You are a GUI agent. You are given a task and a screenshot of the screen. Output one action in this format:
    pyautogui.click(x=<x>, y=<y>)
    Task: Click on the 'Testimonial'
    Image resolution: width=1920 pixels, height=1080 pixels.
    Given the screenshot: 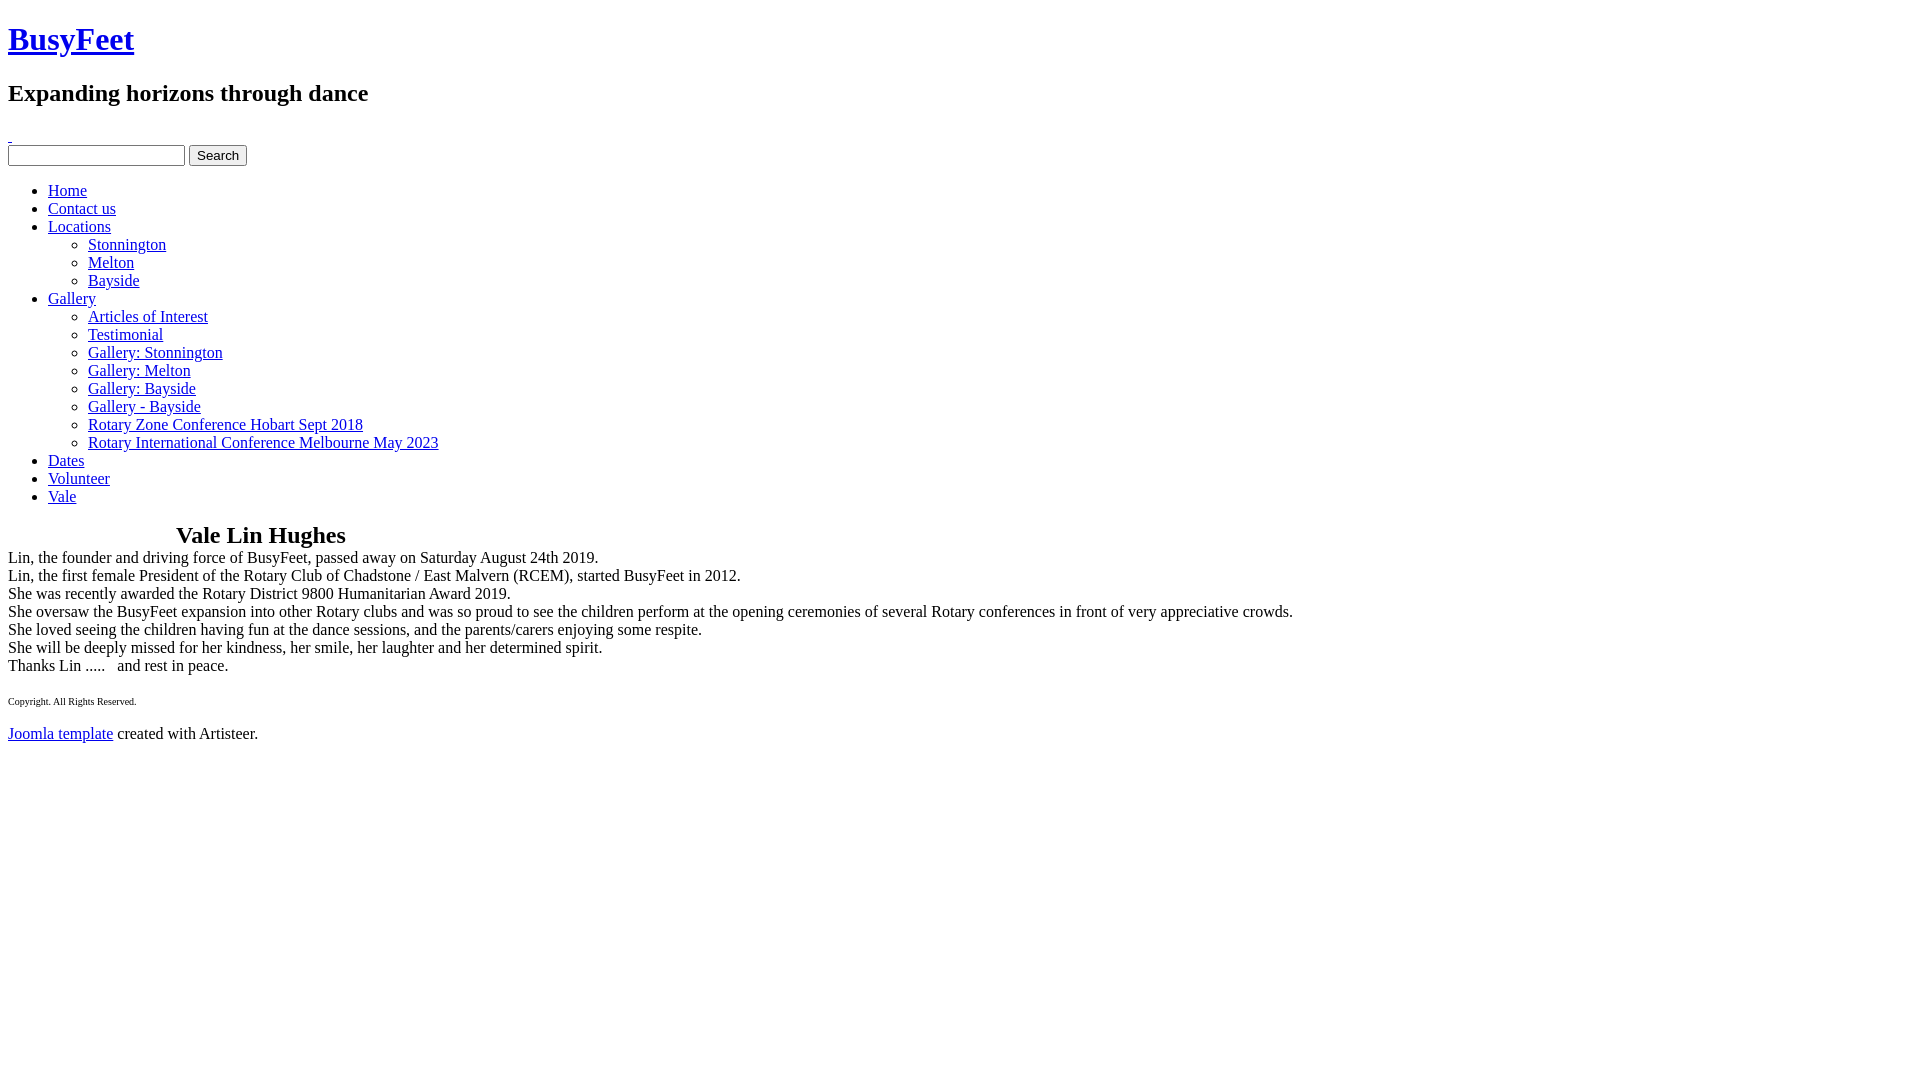 What is the action you would take?
    pyautogui.click(x=86, y=333)
    